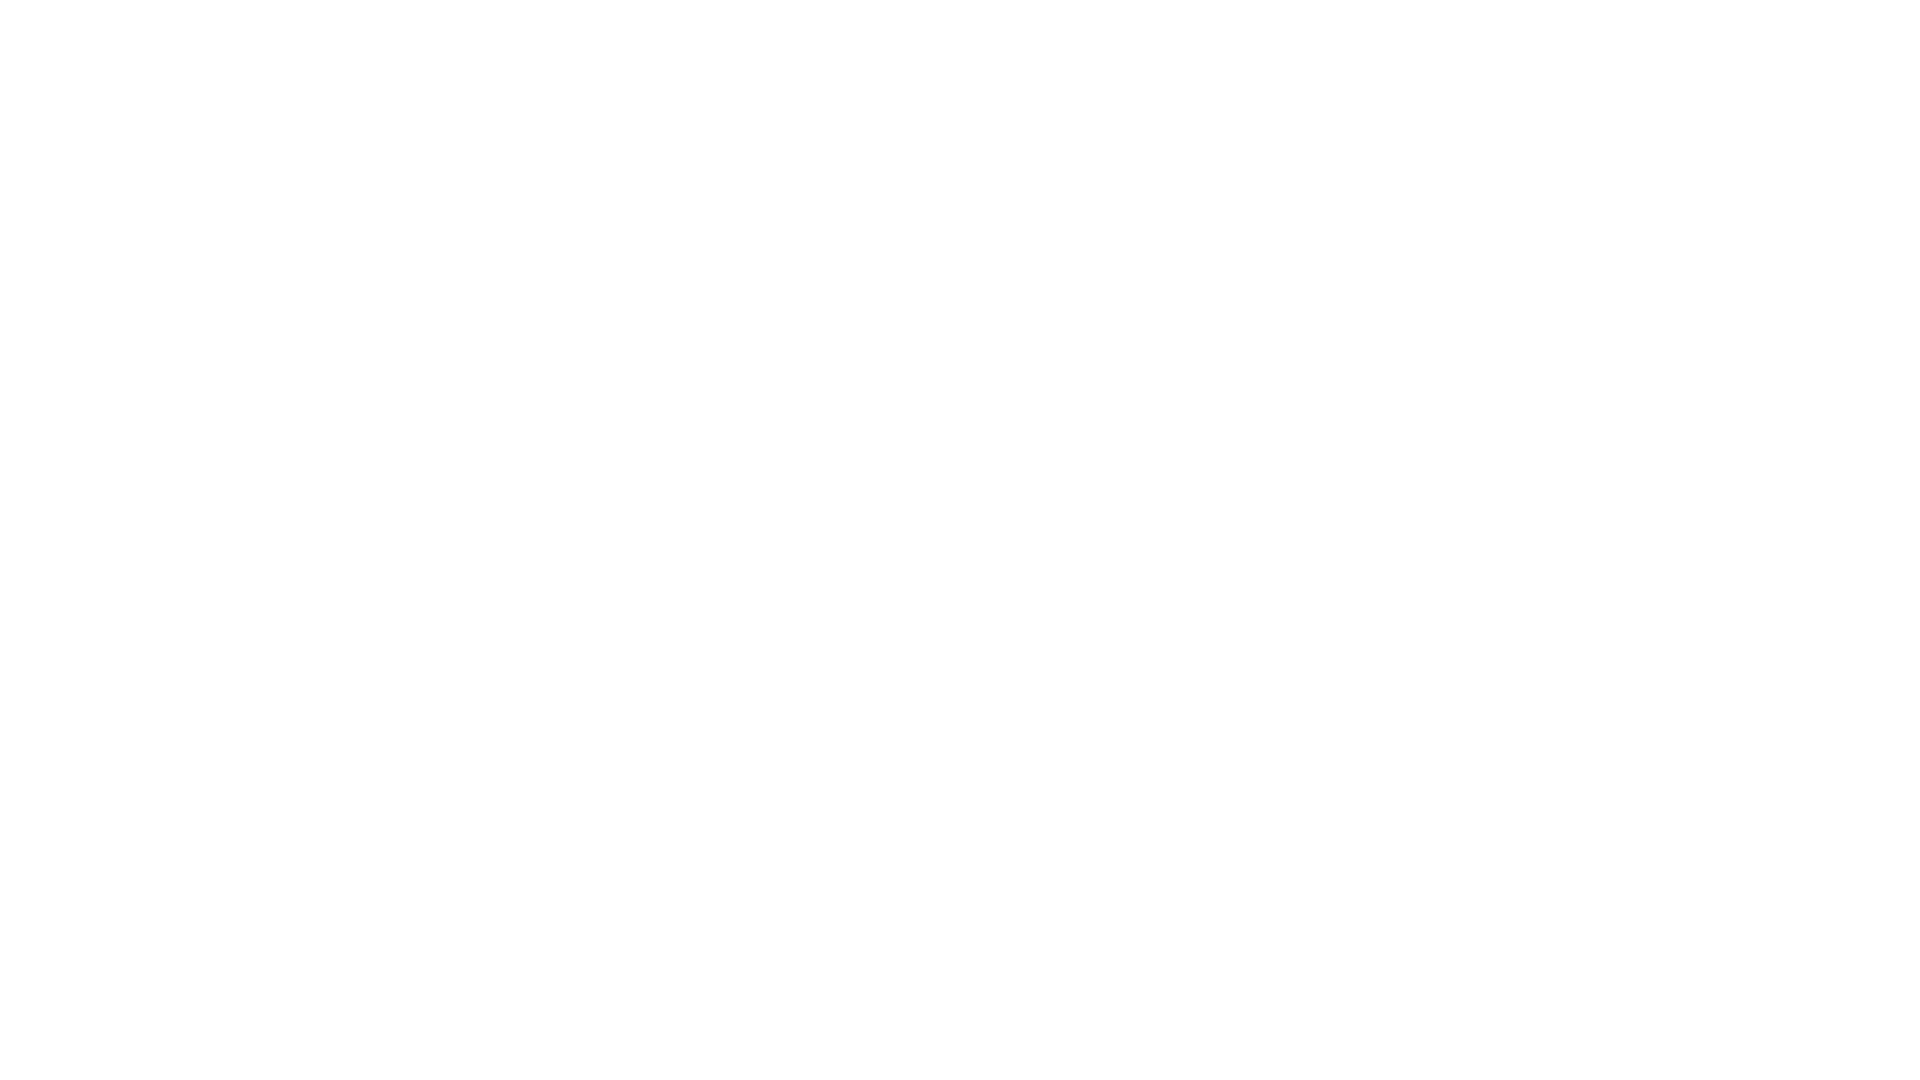  I want to click on People Operations, so click(296, 22).